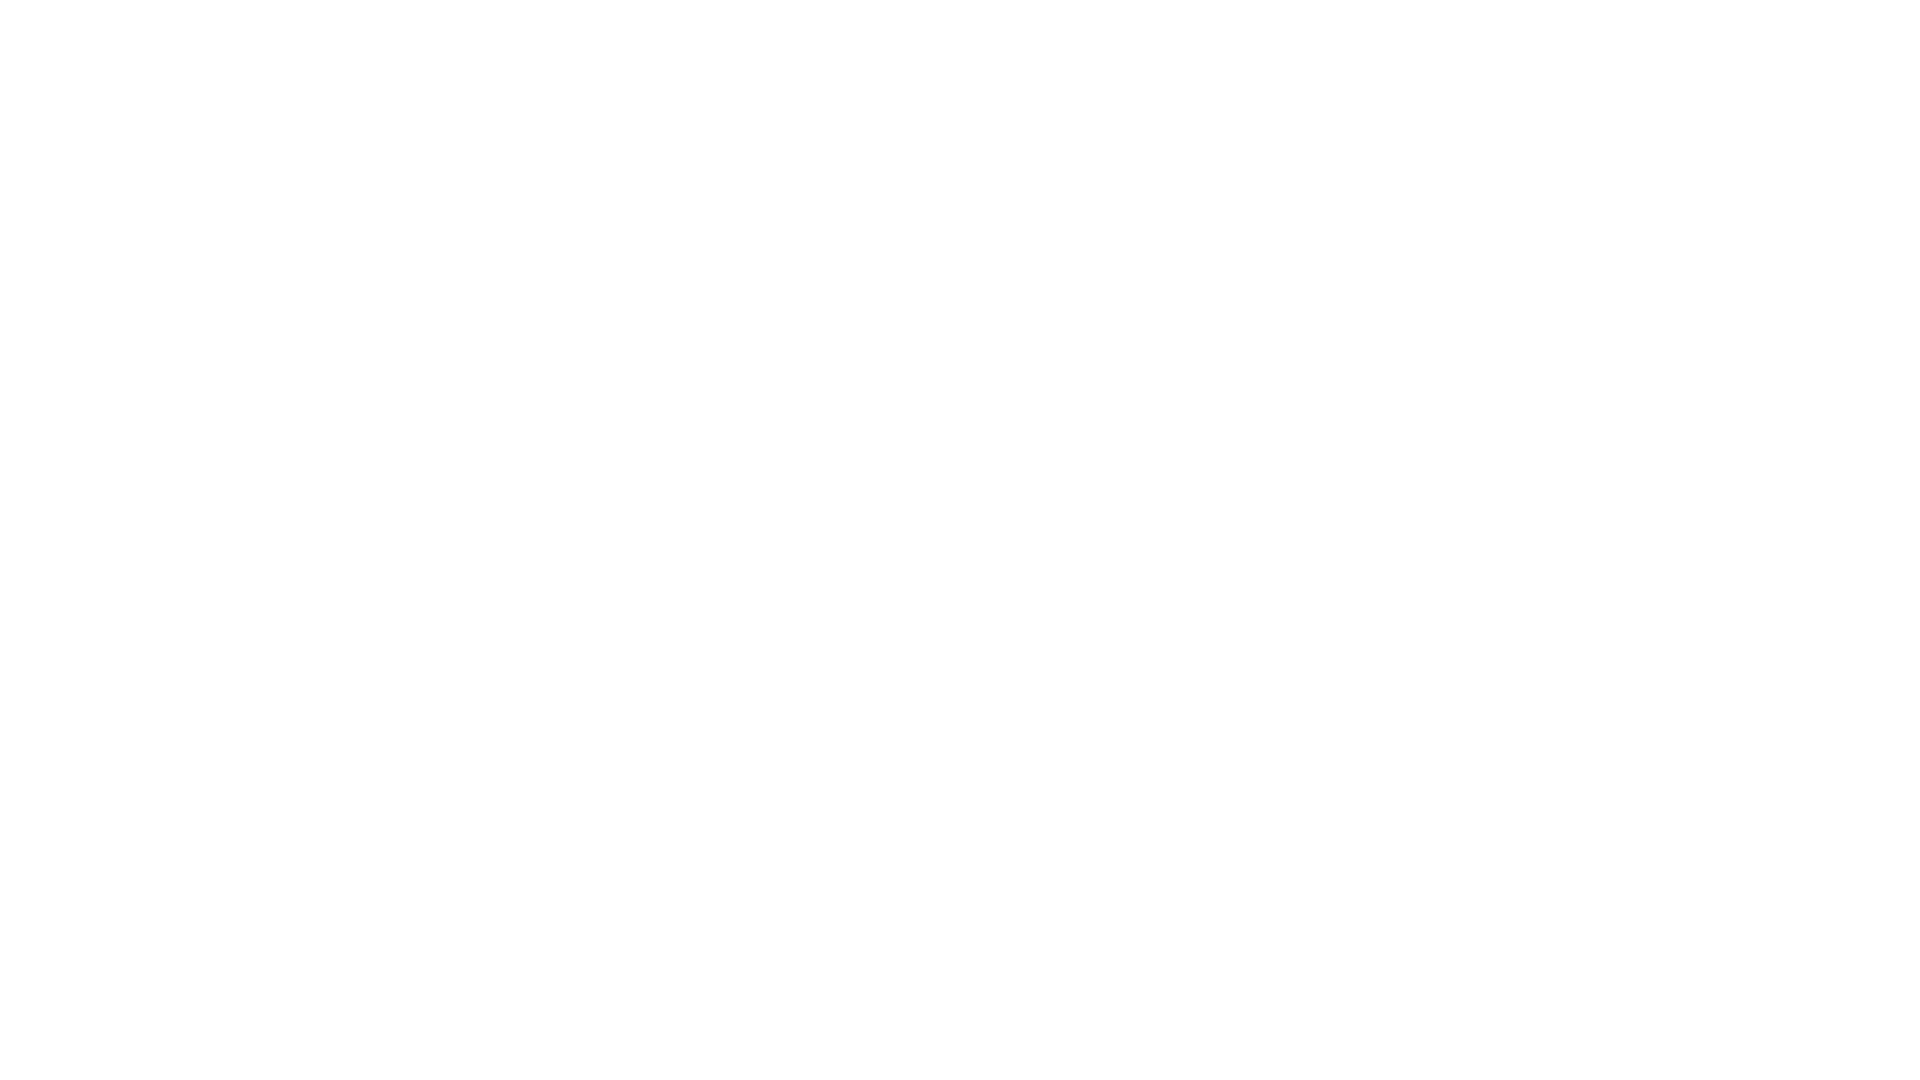  I want to click on People Operations, so click(296, 22).